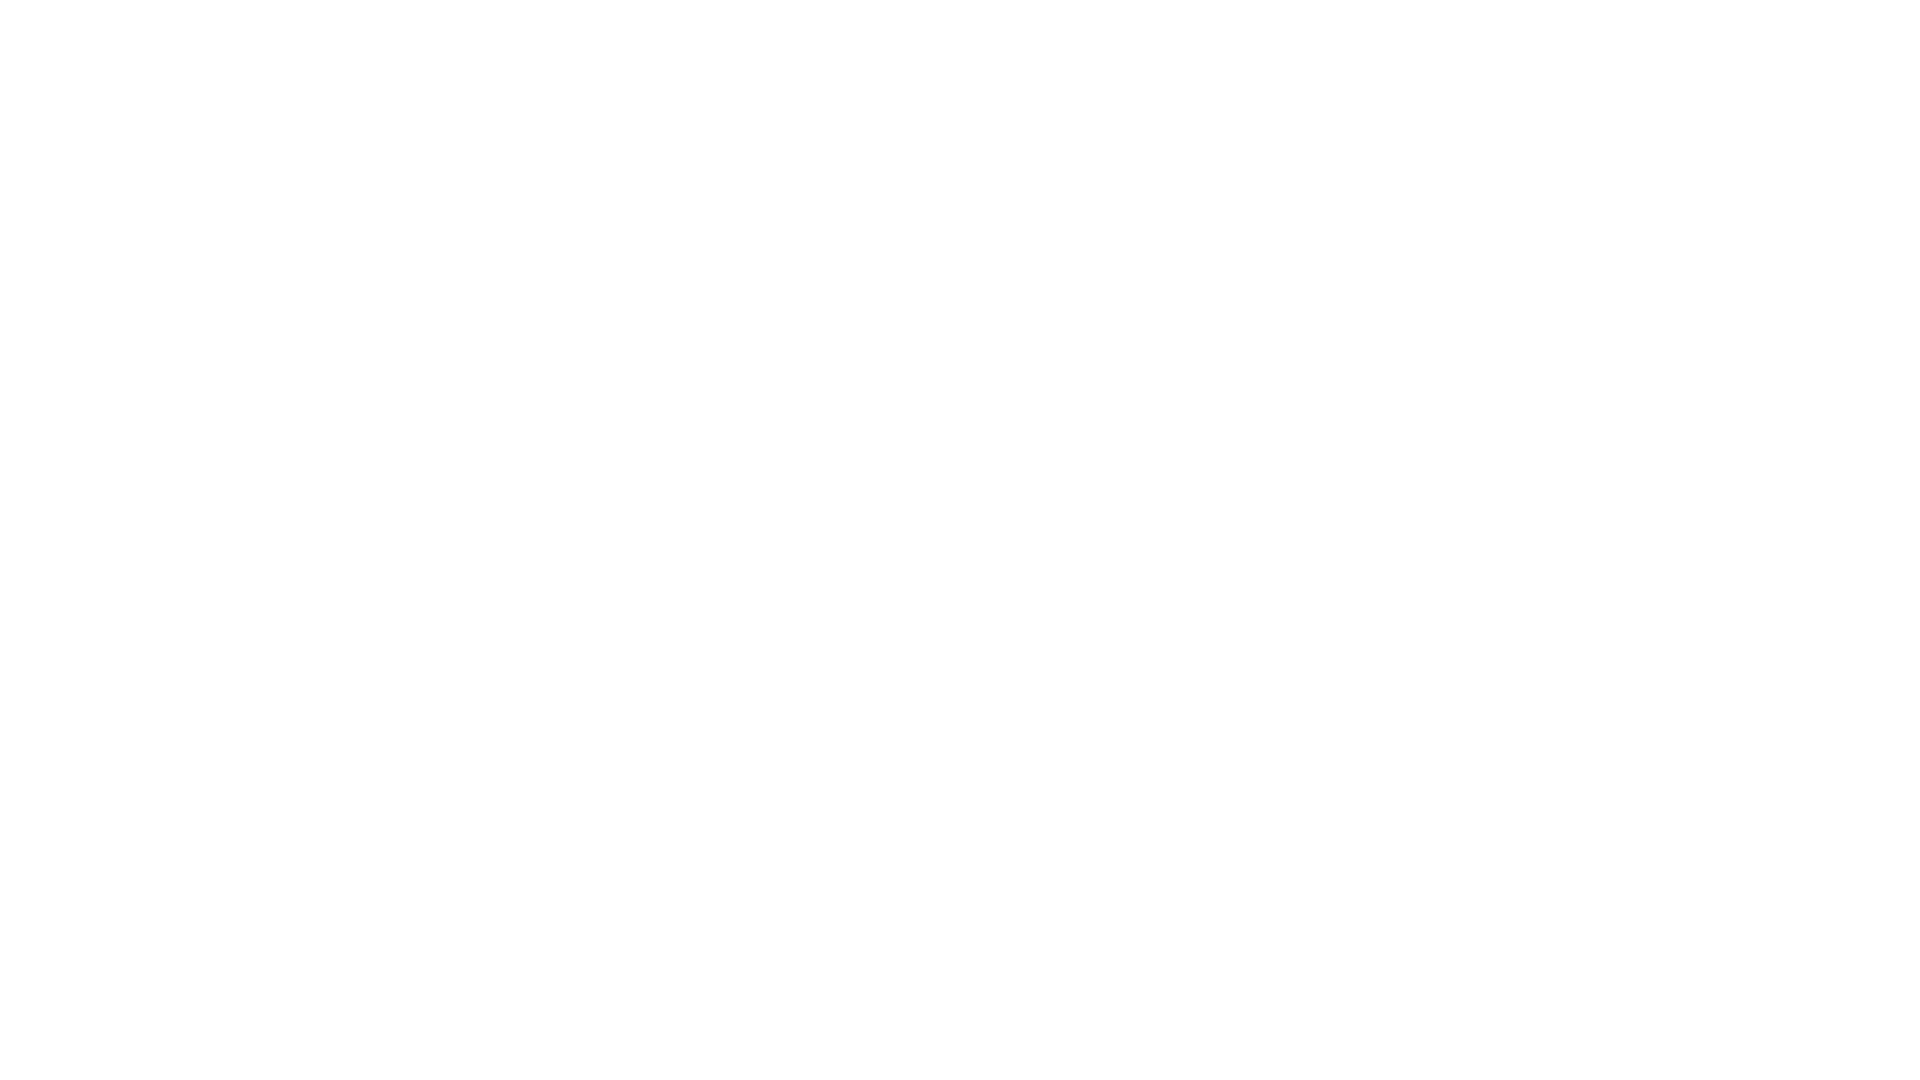  I want to click on People Operations, so click(296, 22).